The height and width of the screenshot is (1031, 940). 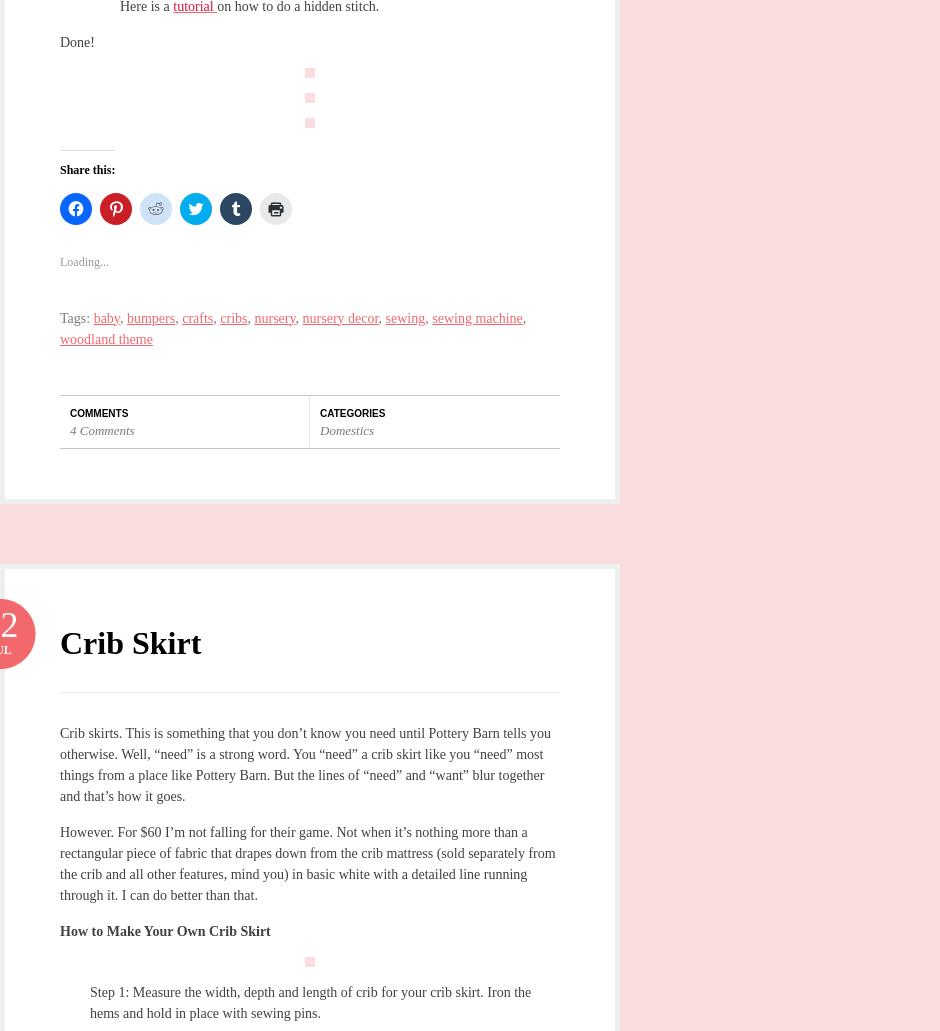 What do you see at coordinates (181, 316) in the screenshot?
I see `'crafts'` at bounding box center [181, 316].